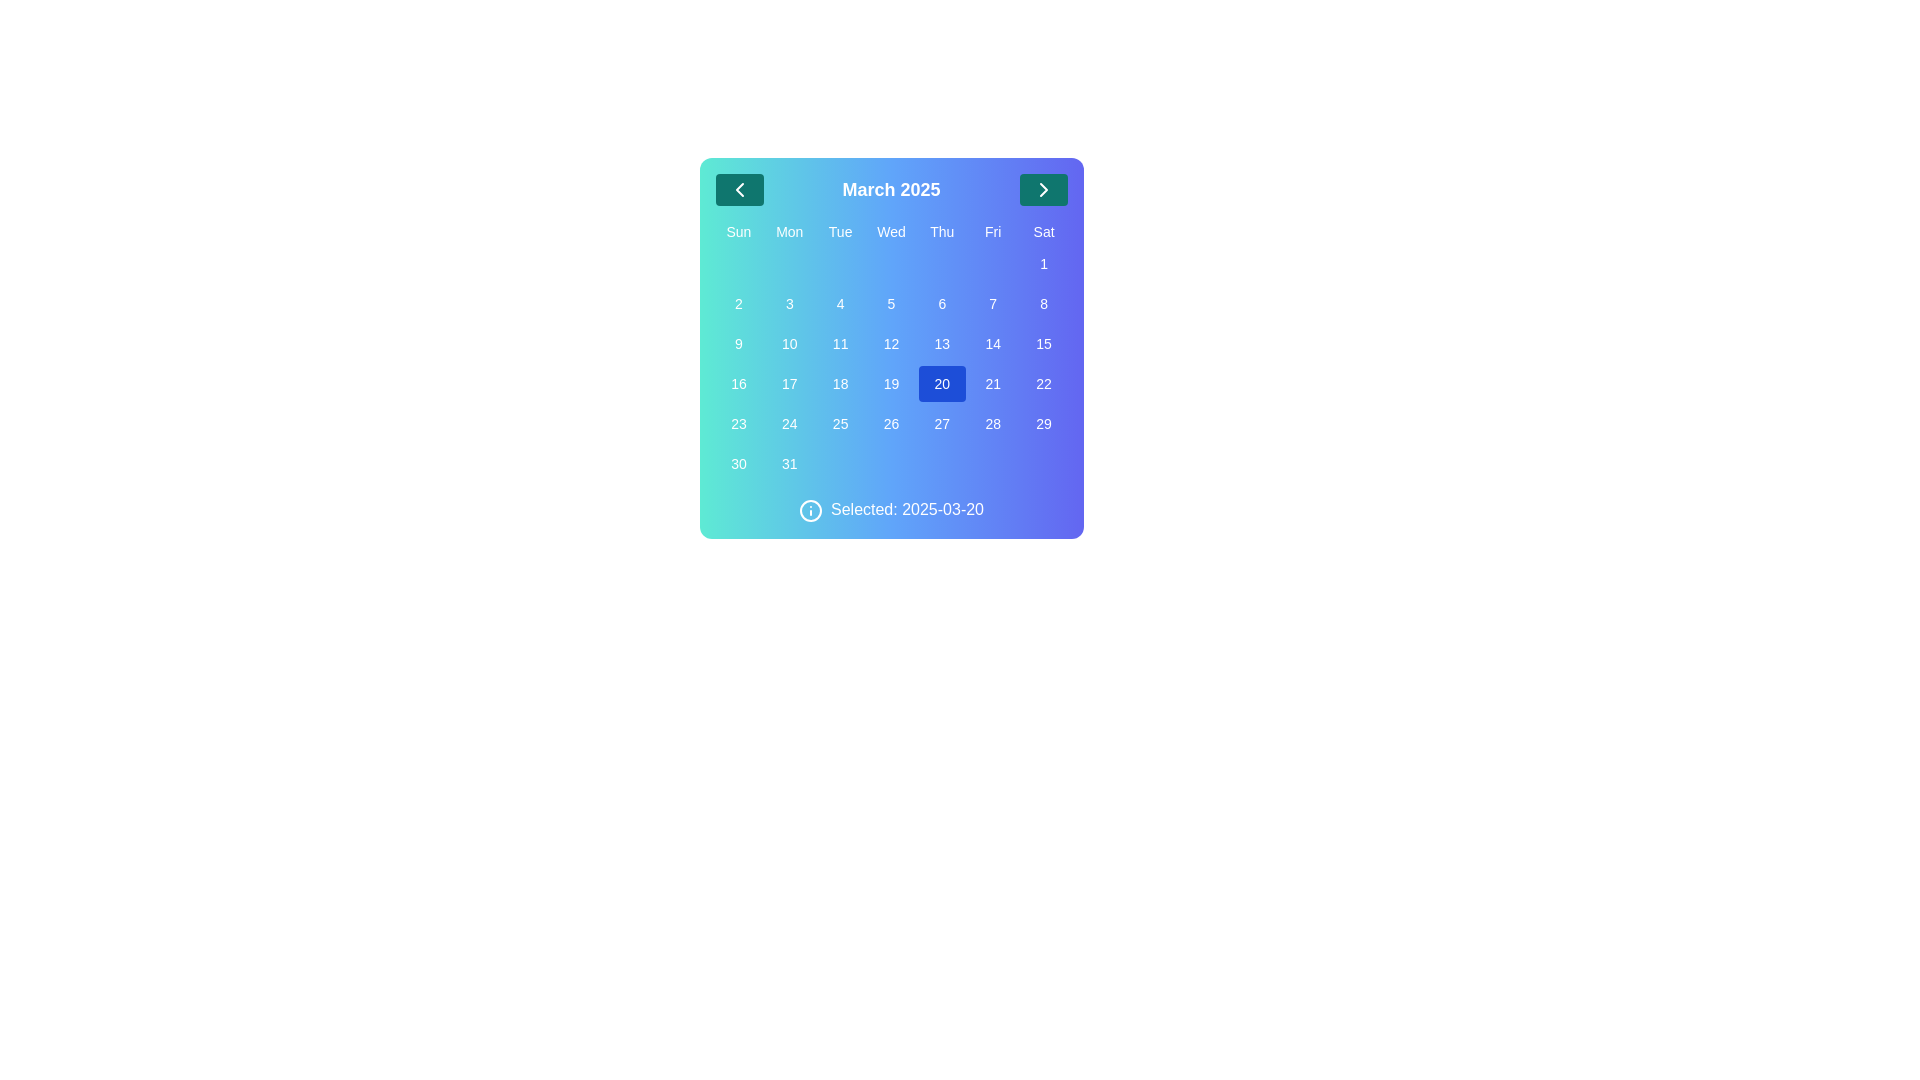 This screenshot has width=1920, height=1080. What do you see at coordinates (993, 423) in the screenshot?
I see `the button displaying the number '28' in the last column under 'Fri' in the fifth row of the calendar grid` at bounding box center [993, 423].